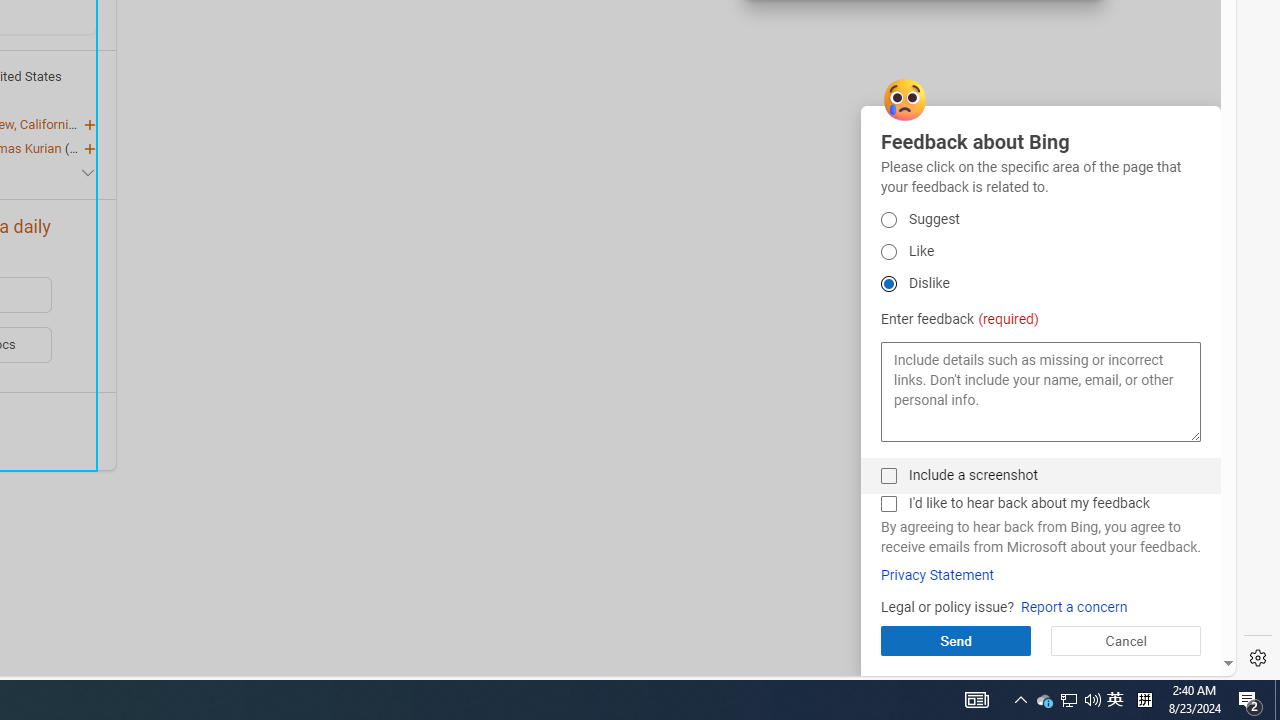 This screenshot has height=720, width=1280. What do you see at coordinates (1276, 698) in the screenshot?
I see `'Show desktop'` at bounding box center [1276, 698].